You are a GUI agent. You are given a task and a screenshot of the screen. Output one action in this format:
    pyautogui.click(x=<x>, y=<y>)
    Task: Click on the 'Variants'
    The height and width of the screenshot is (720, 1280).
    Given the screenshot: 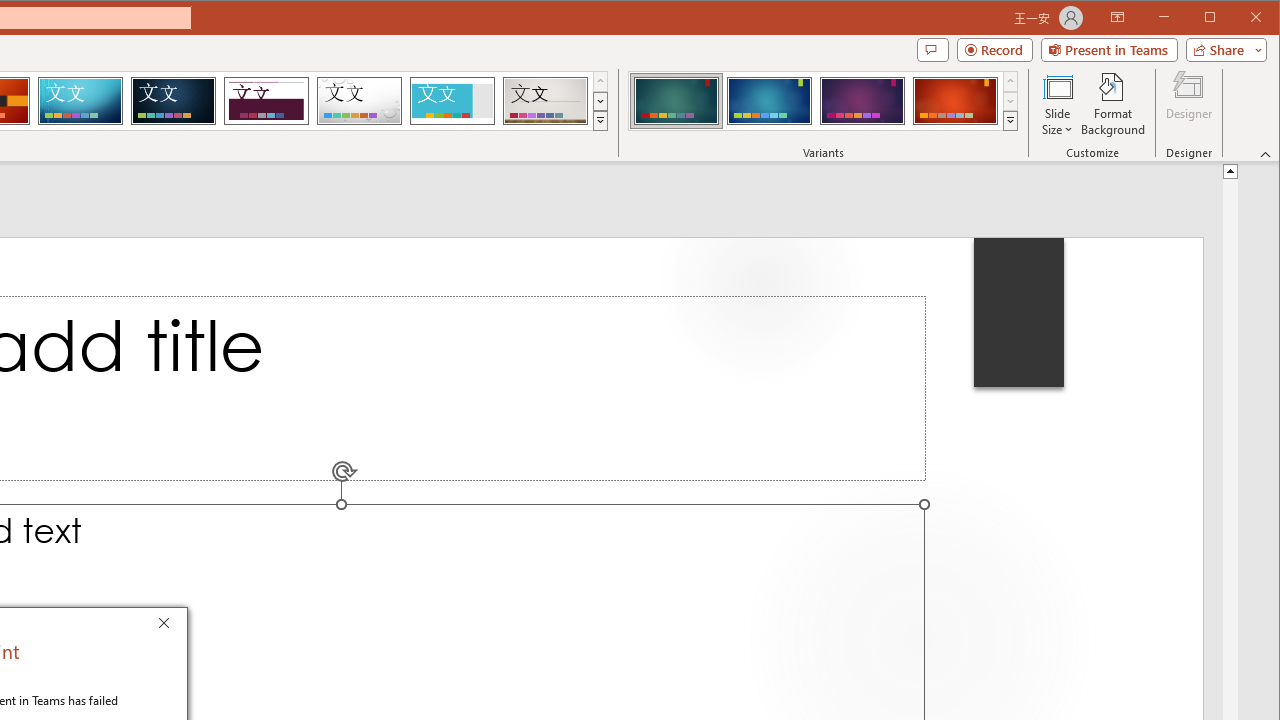 What is the action you would take?
    pyautogui.click(x=1010, y=120)
    